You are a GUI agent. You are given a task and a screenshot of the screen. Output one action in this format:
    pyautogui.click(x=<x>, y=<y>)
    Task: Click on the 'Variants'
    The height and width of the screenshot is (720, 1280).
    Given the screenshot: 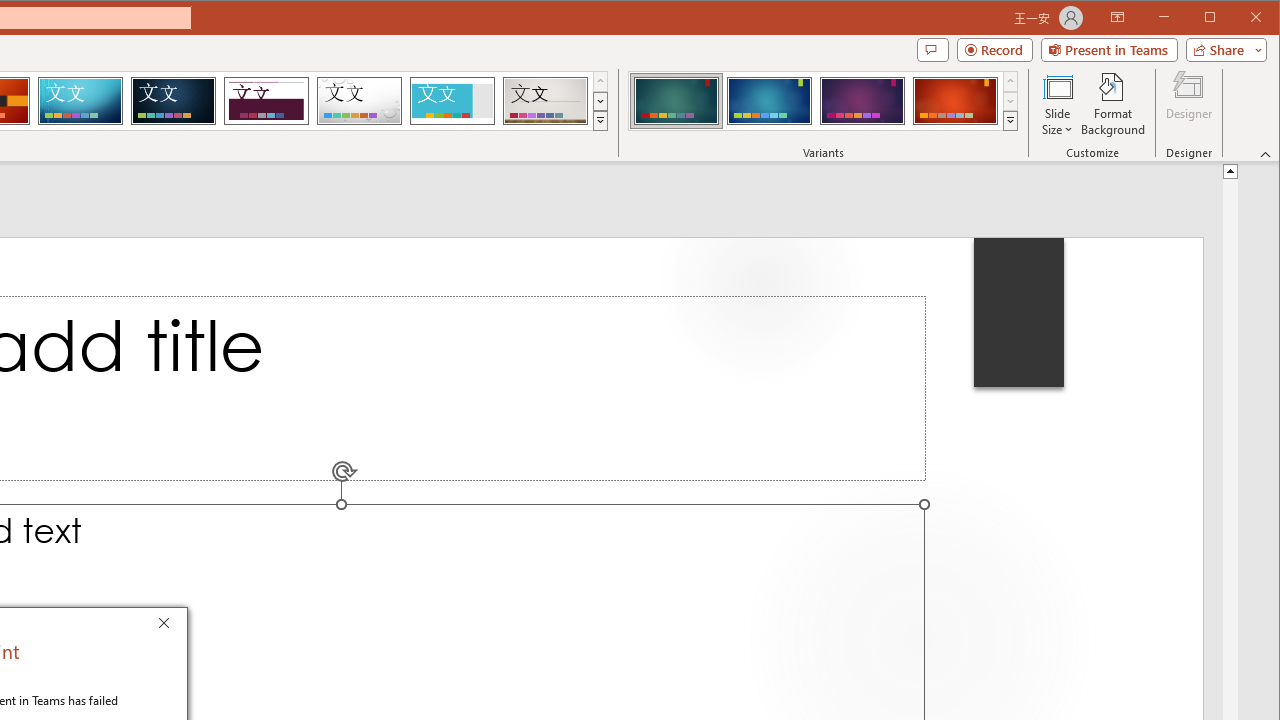 What is the action you would take?
    pyautogui.click(x=1010, y=120)
    